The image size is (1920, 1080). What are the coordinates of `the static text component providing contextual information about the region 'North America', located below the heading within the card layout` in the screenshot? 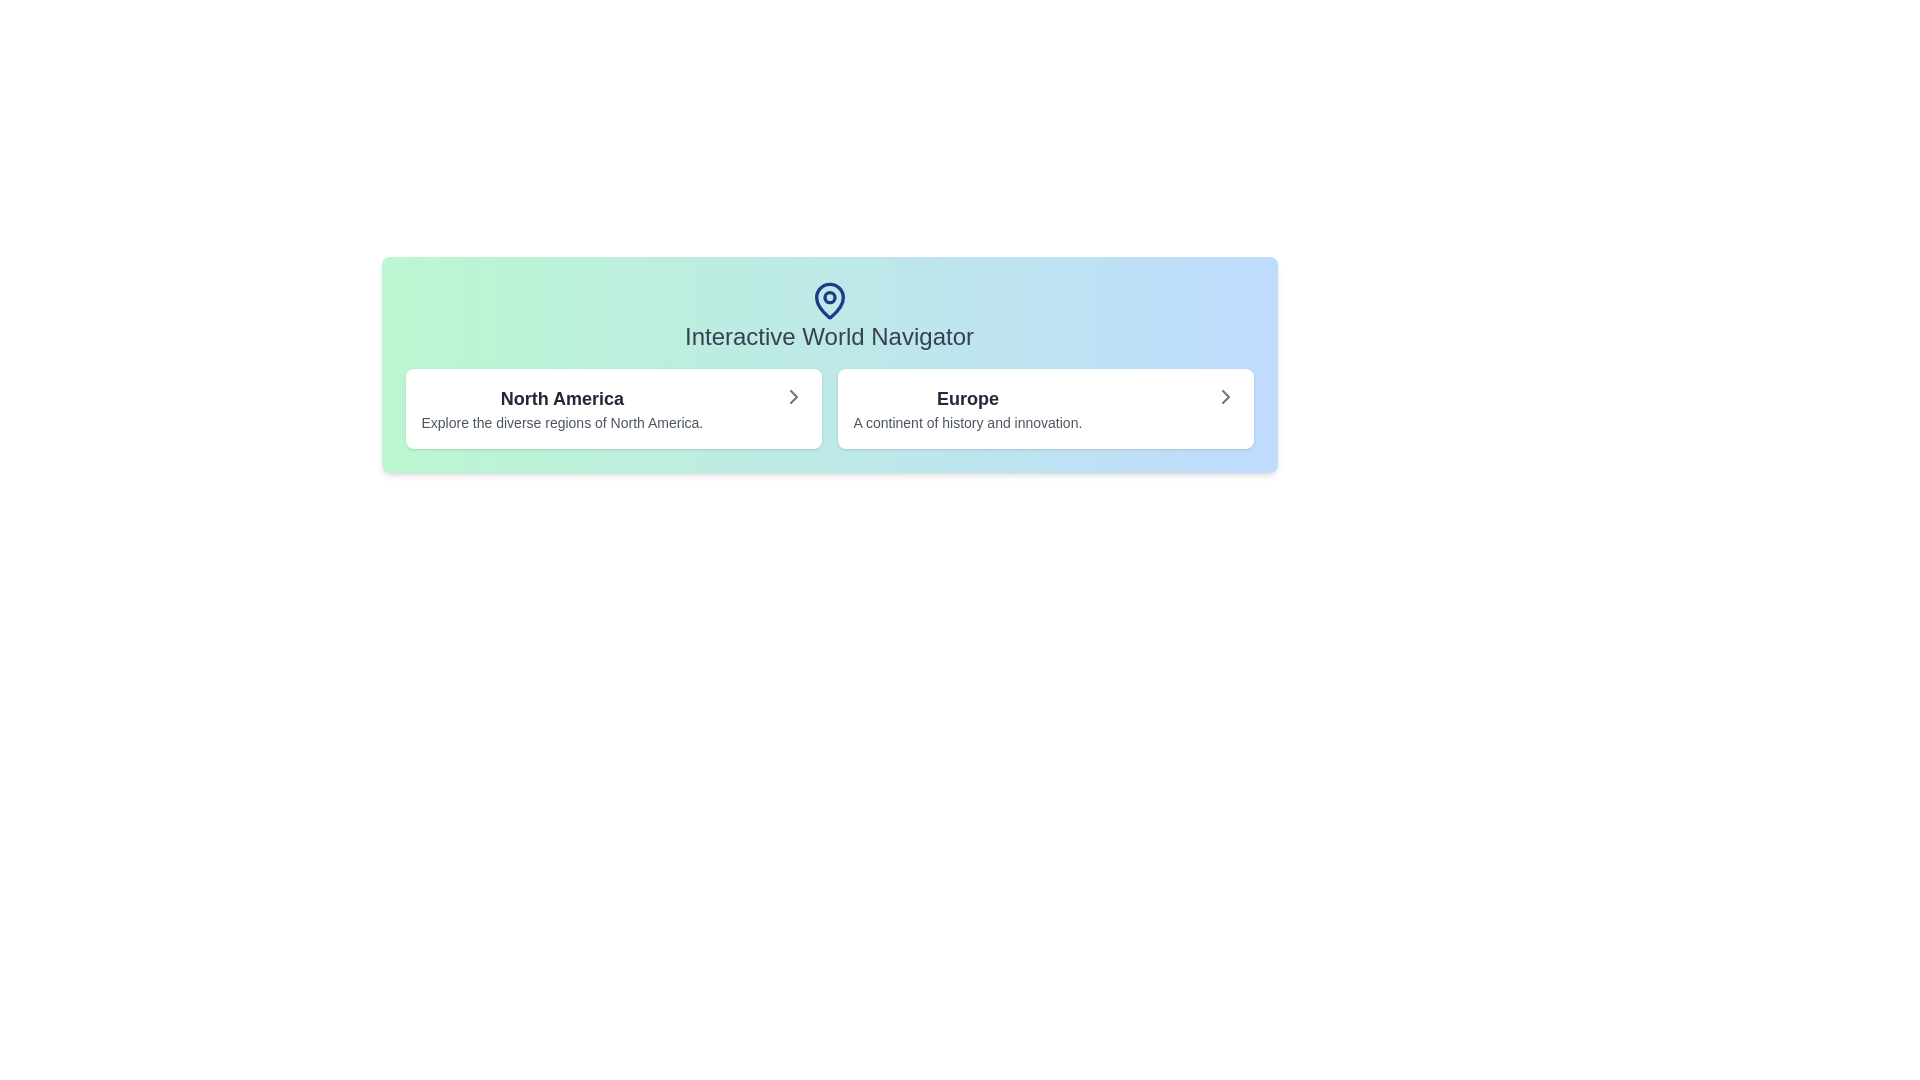 It's located at (561, 422).